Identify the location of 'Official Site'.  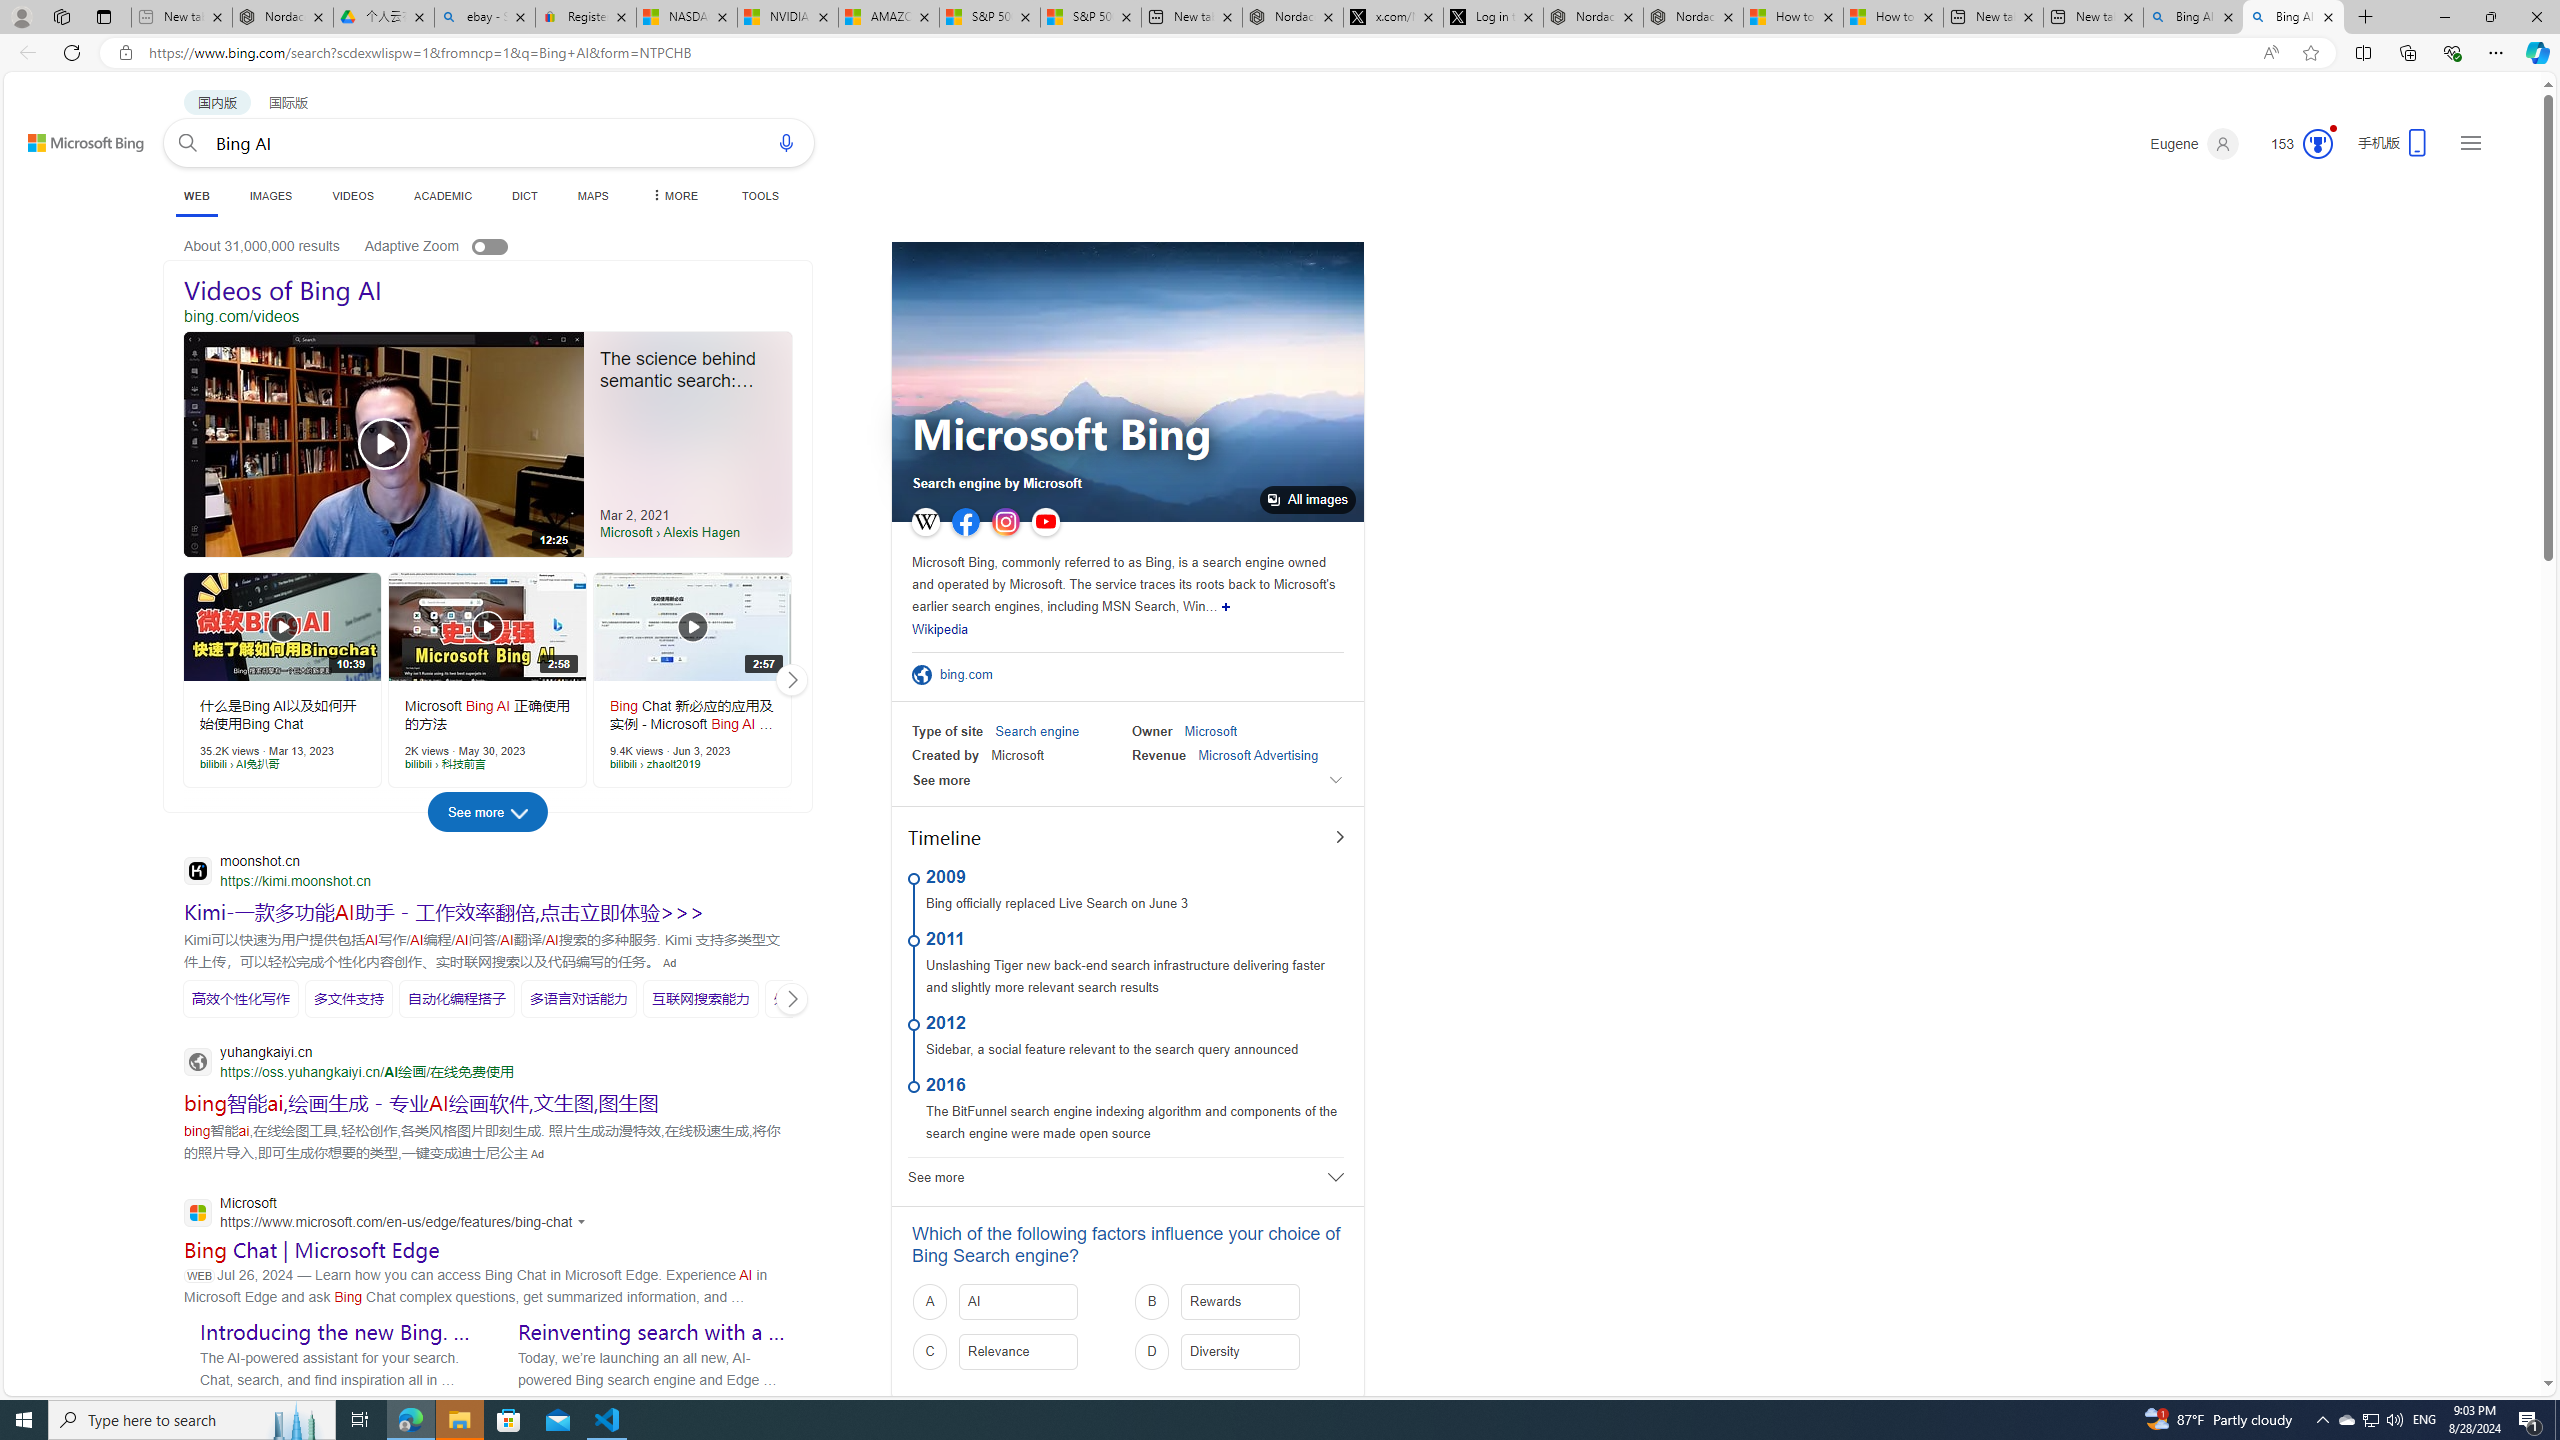
(925, 674).